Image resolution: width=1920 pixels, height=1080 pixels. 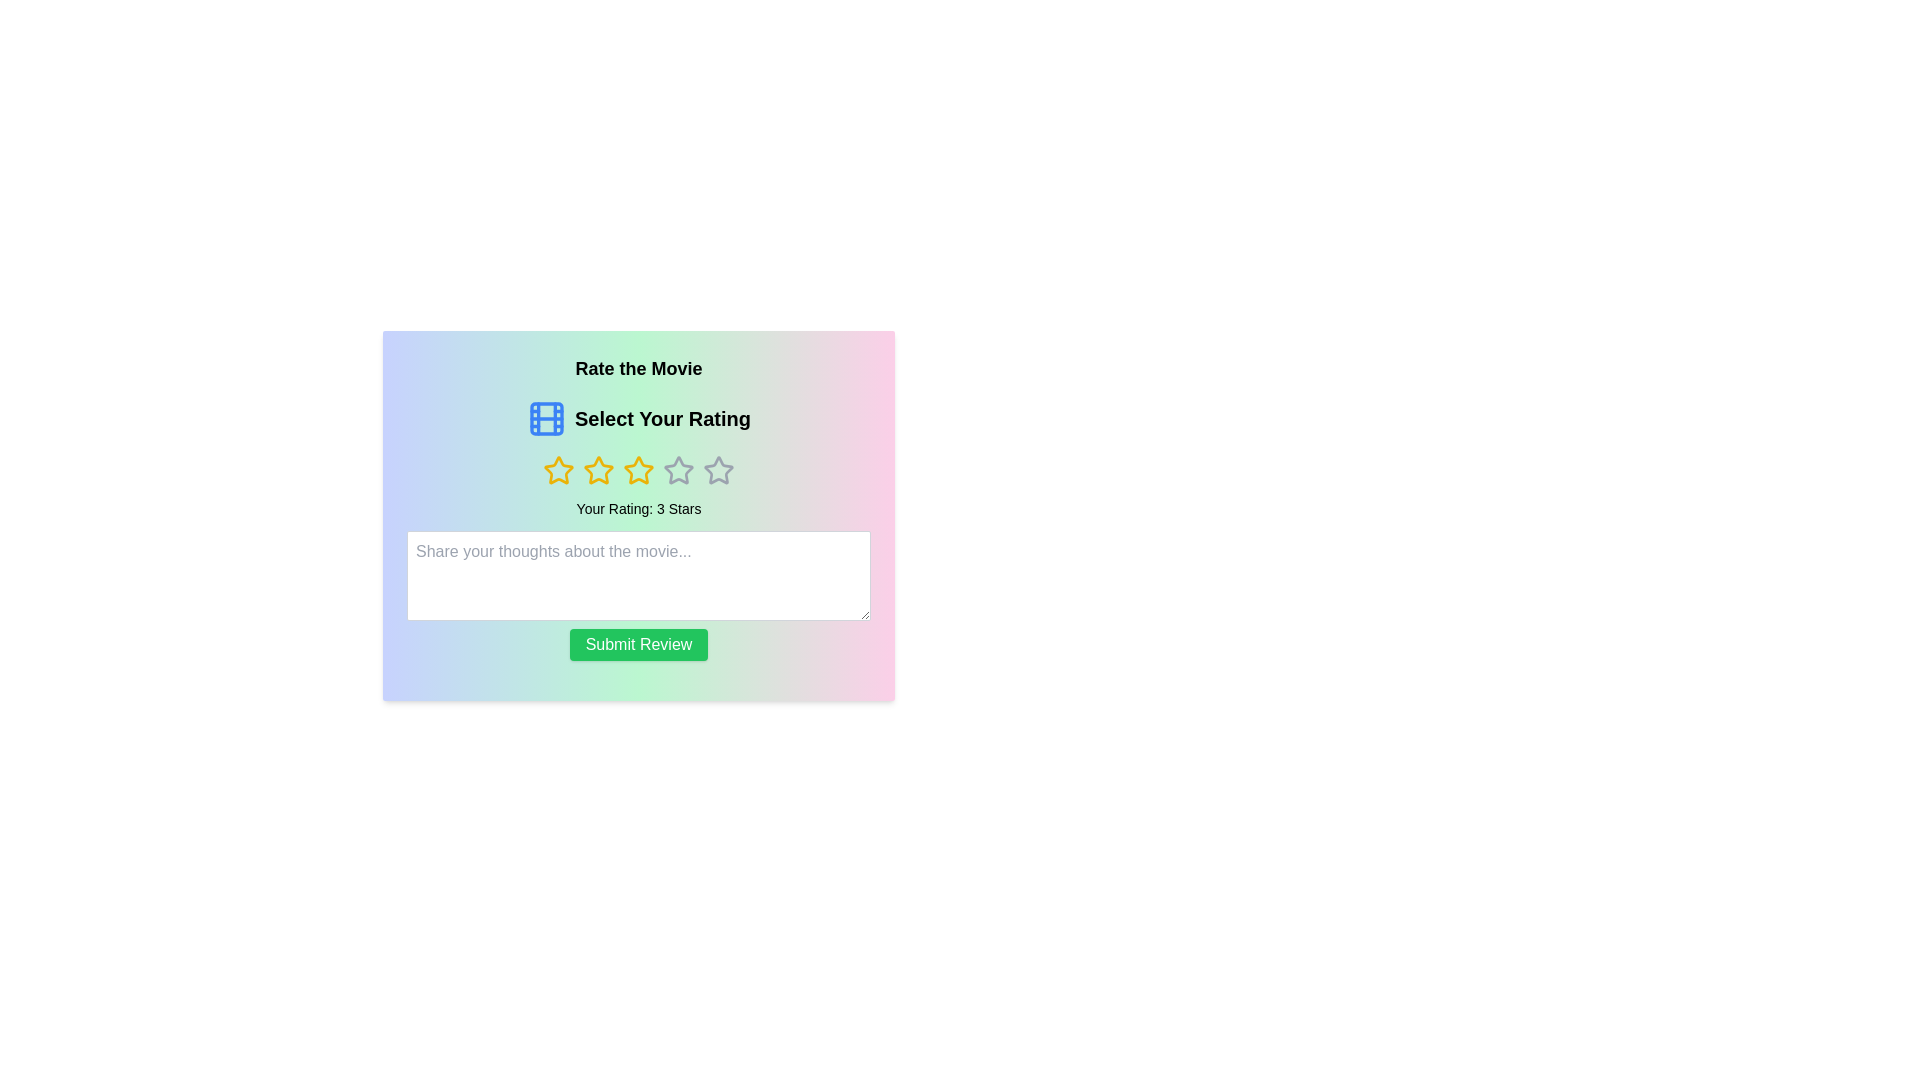 What do you see at coordinates (637, 470) in the screenshot?
I see `one of the star icons in the Rating component` at bounding box center [637, 470].